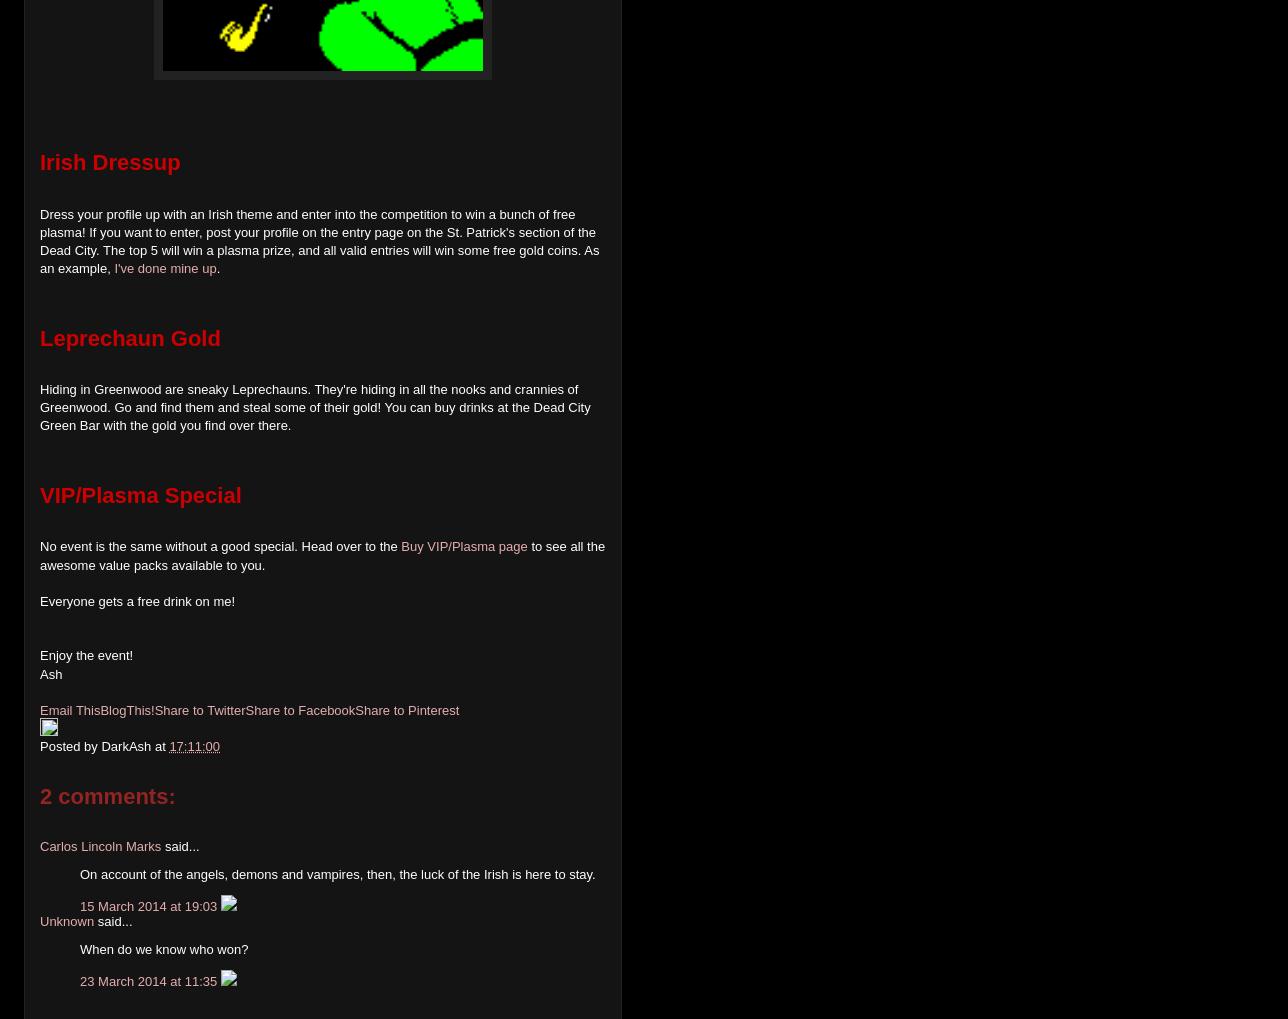 This screenshot has height=1019, width=1288. Describe the element at coordinates (161, 745) in the screenshot. I see `'at'` at that location.